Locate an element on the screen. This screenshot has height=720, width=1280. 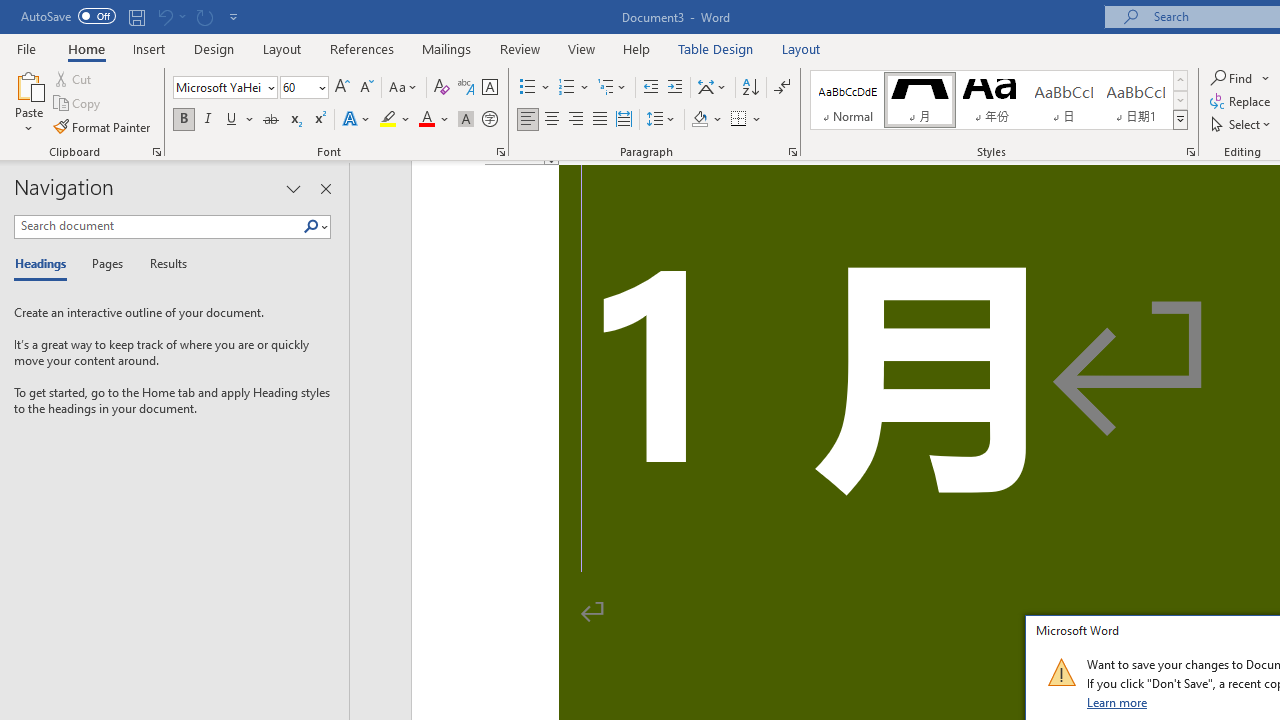
'File Tab' is located at coordinates (26, 47).